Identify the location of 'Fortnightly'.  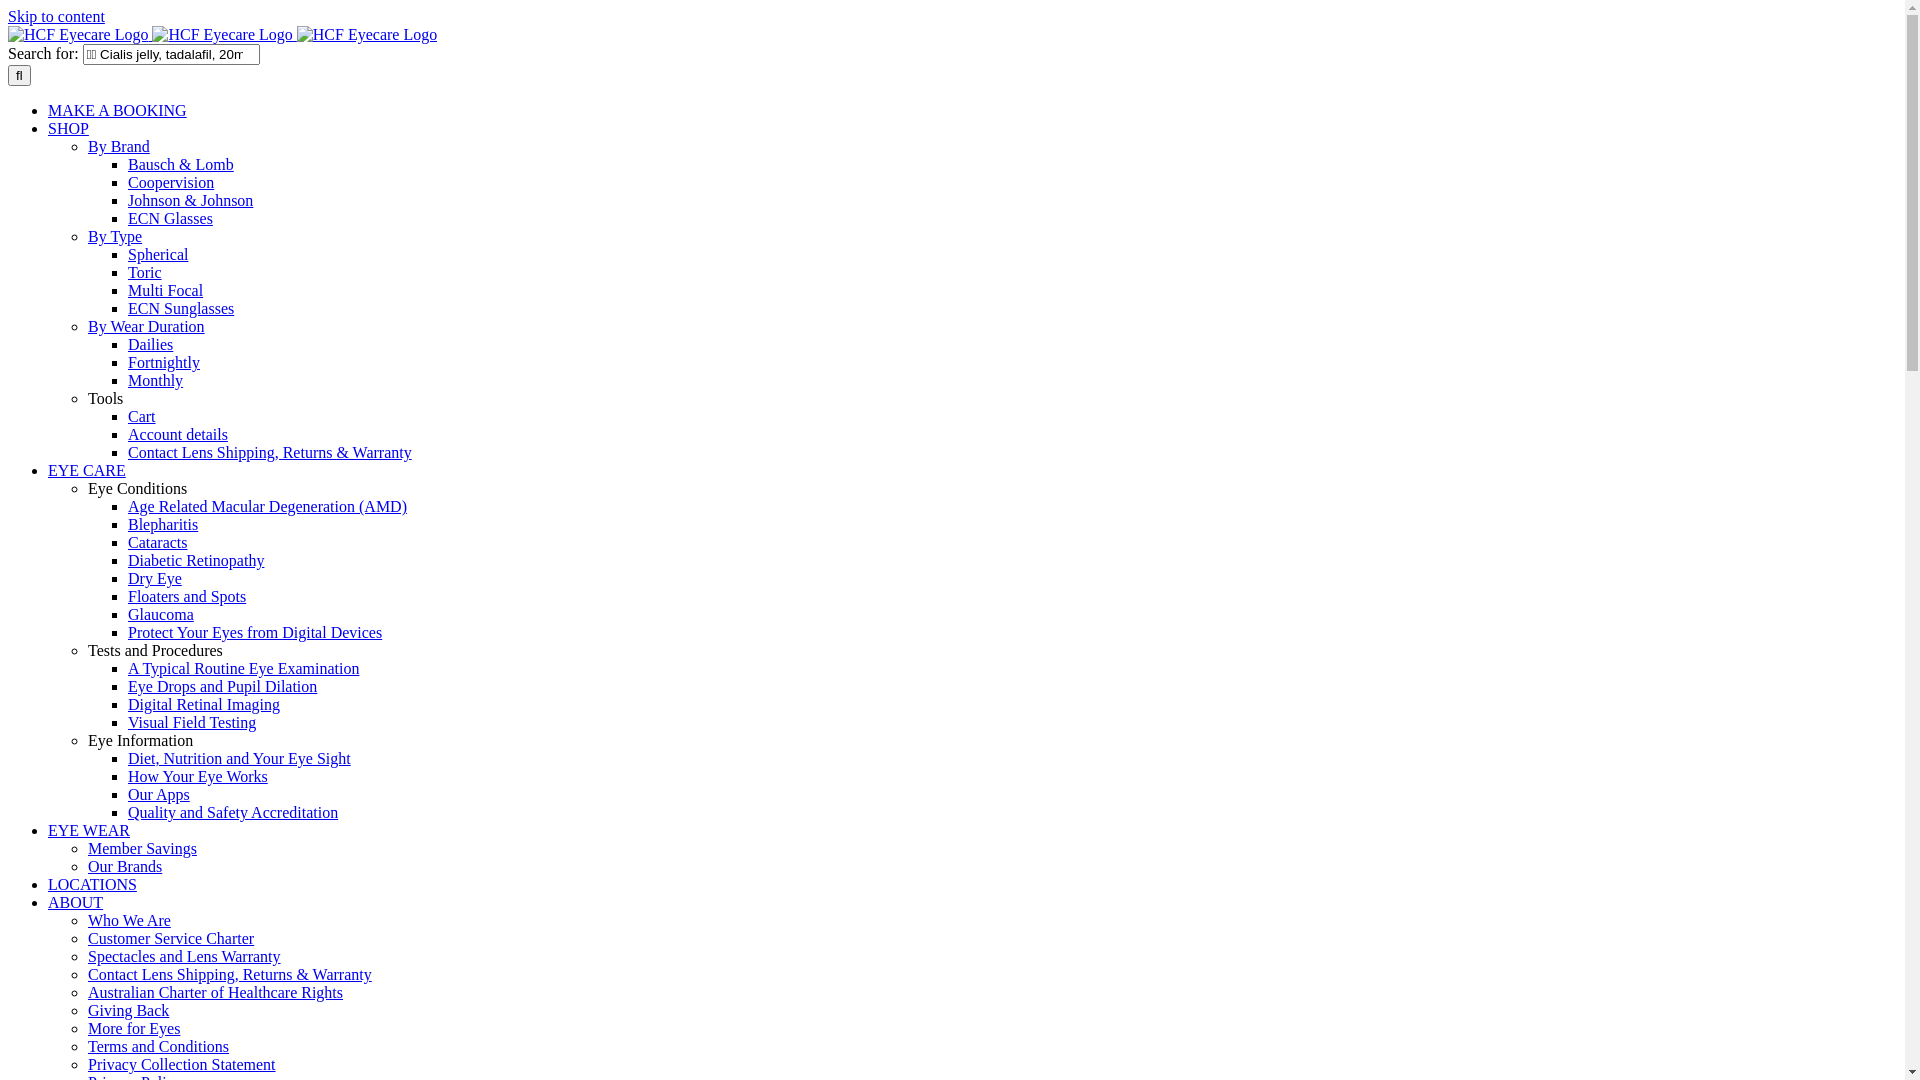
(163, 362).